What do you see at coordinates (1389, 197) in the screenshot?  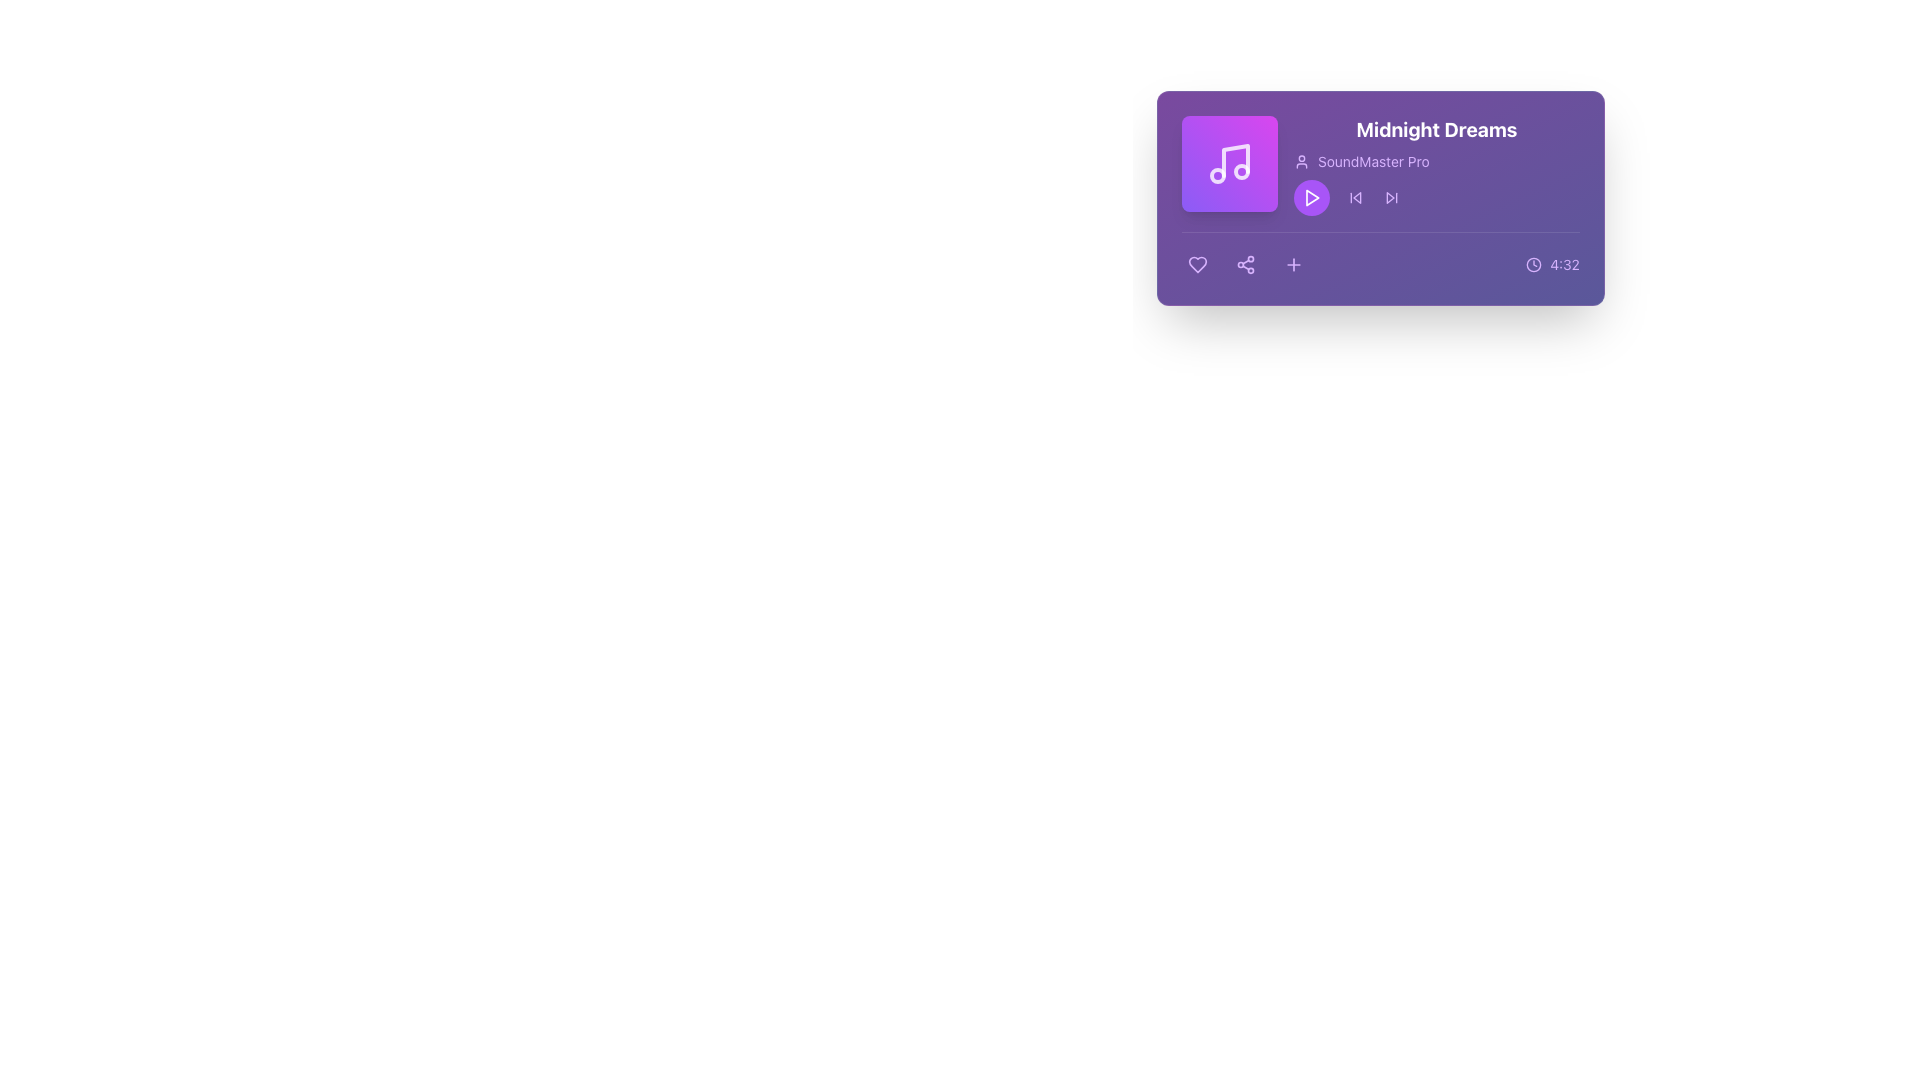 I see `the forward control button located on the audio player interface next to the backward button to skip to the next track` at bounding box center [1389, 197].